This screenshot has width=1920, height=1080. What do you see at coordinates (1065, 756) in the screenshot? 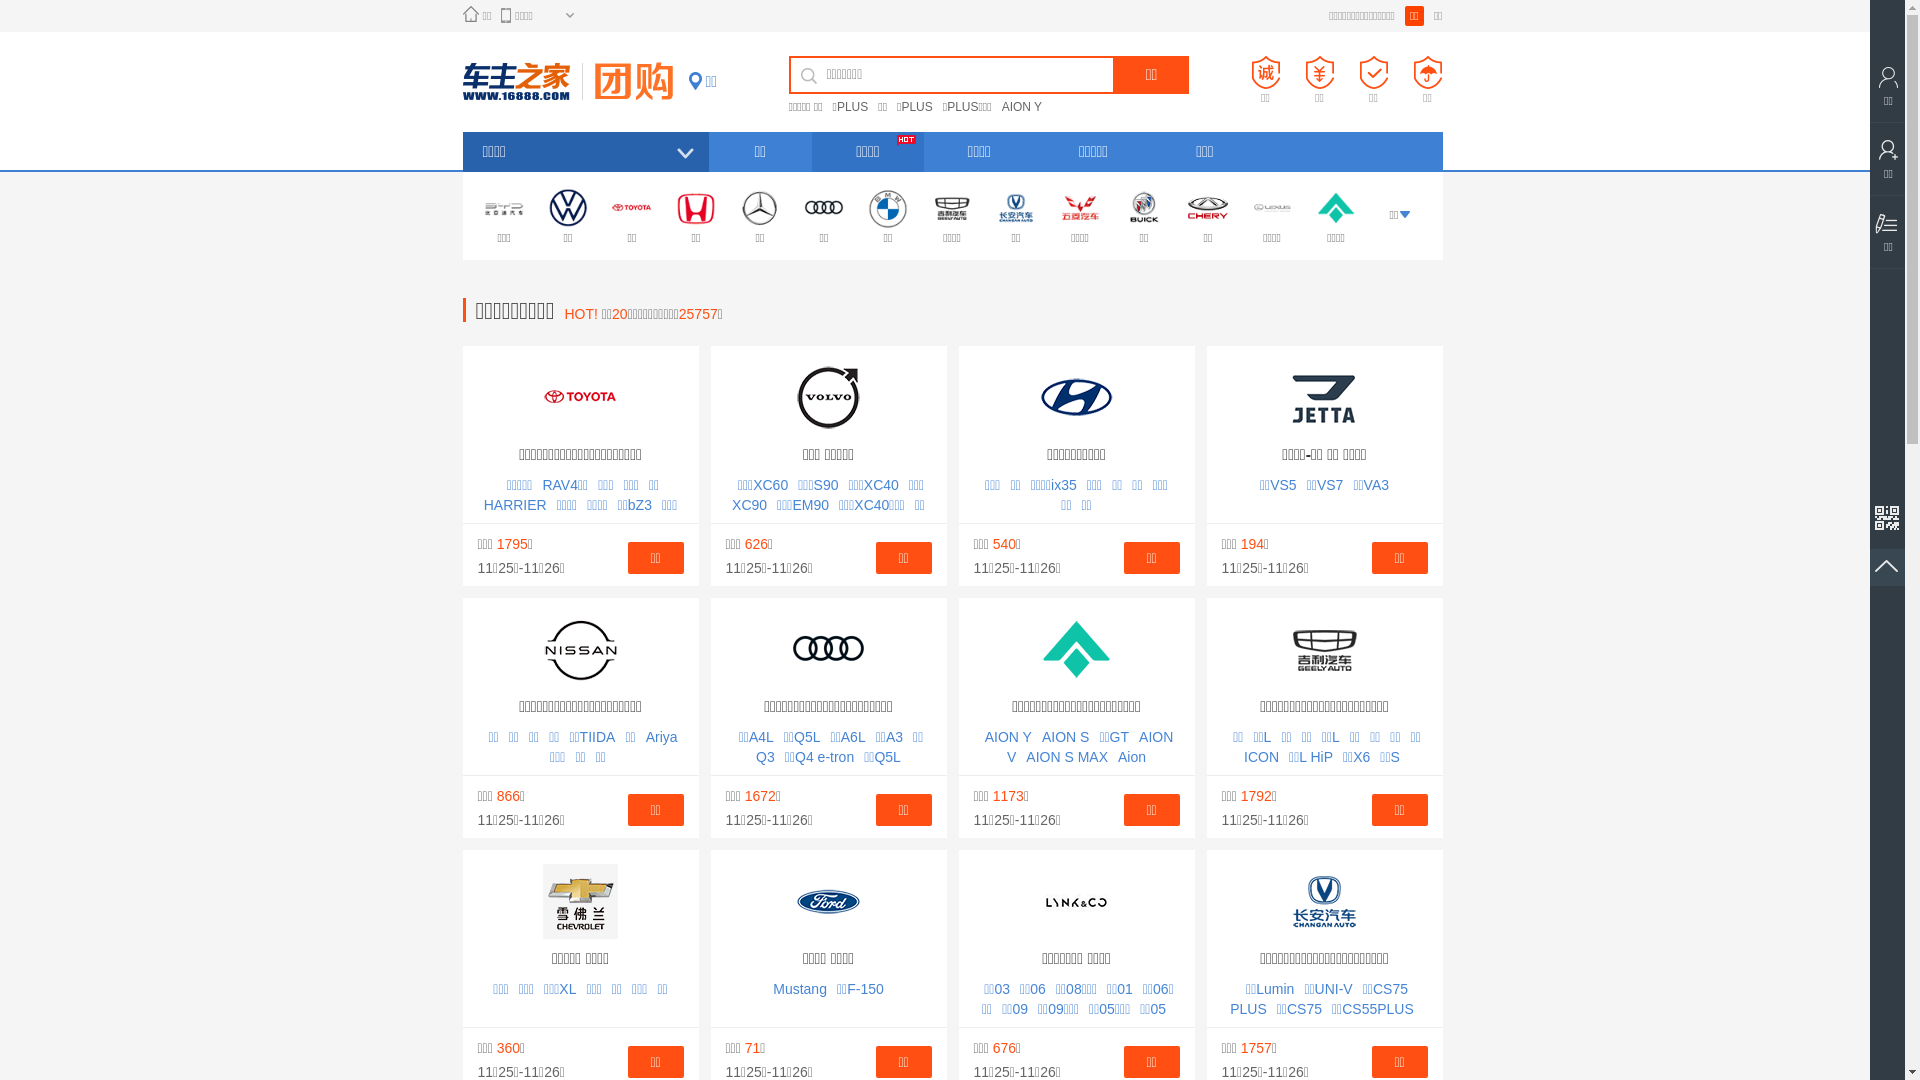
I see `'AION S MAX'` at bounding box center [1065, 756].